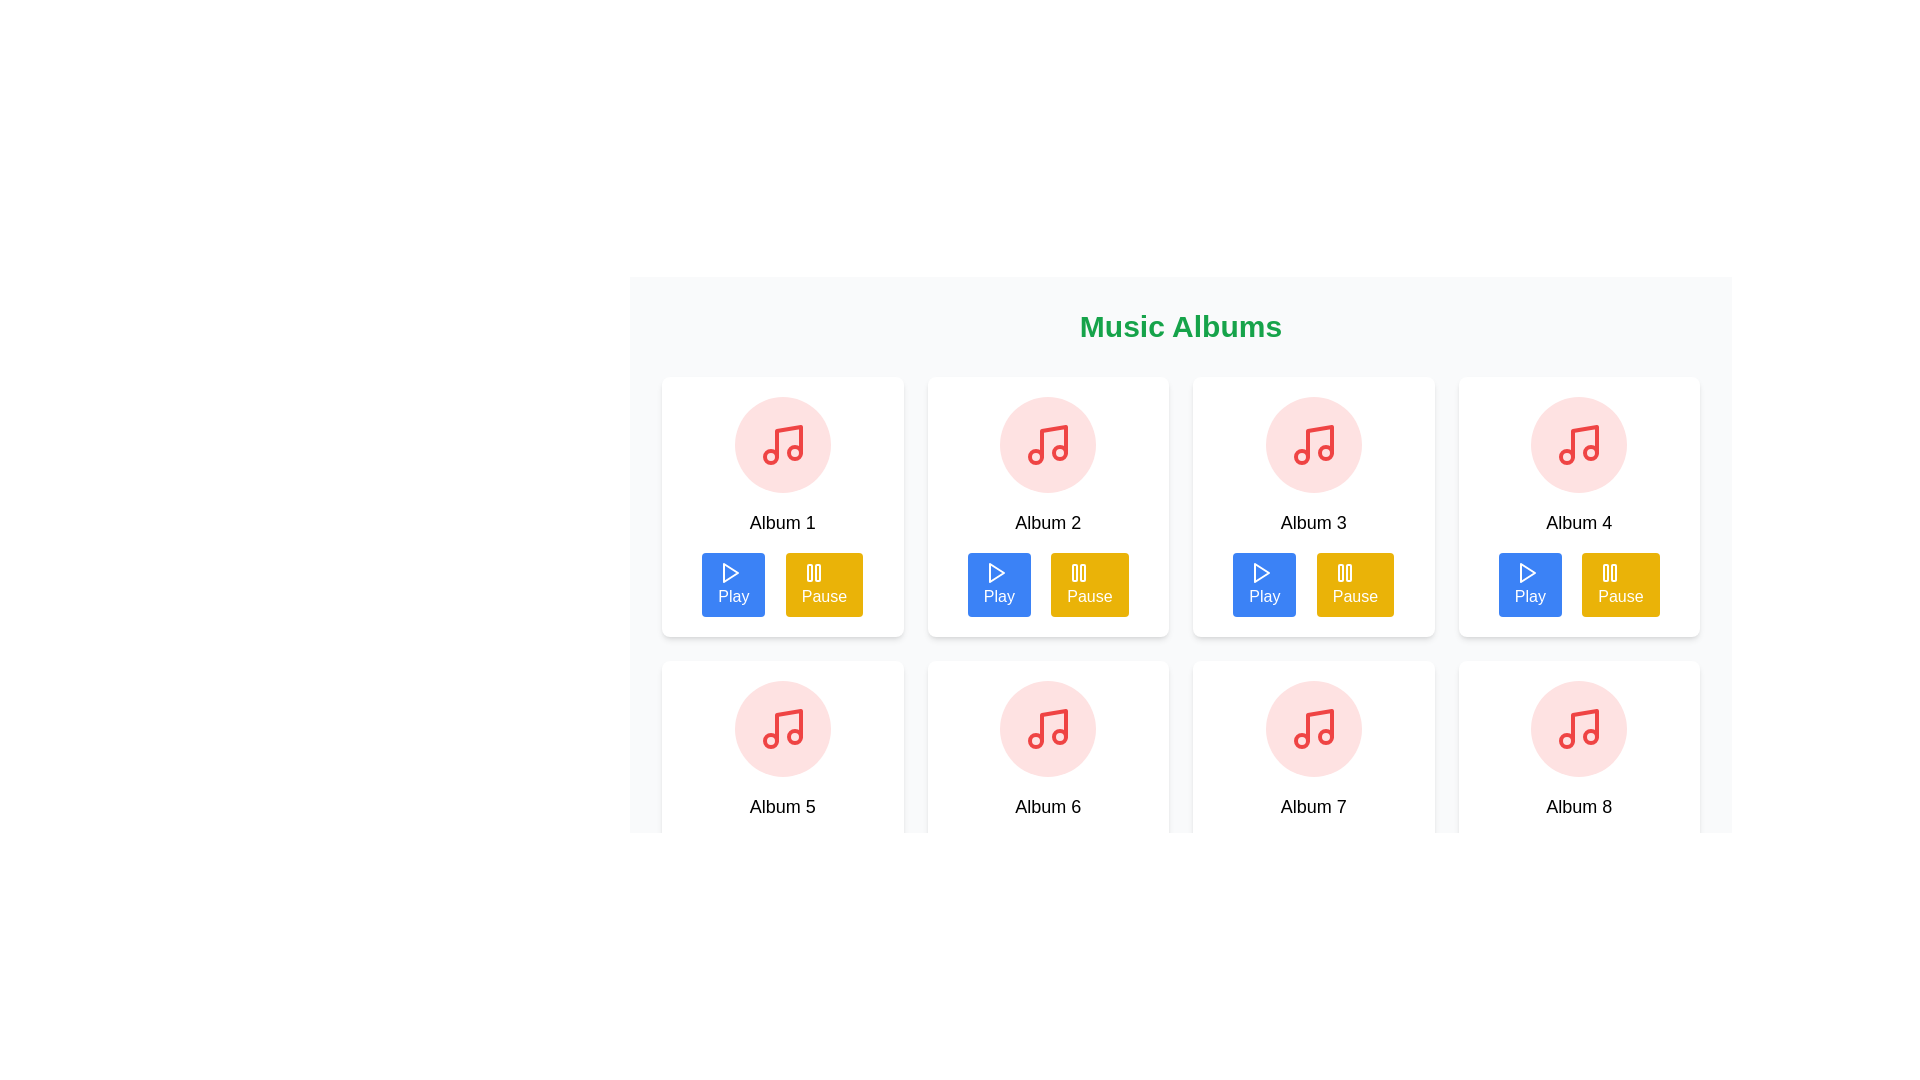 The height and width of the screenshot is (1080, 1920). I want to click on the 'Pause' button in the playback control group located within the 'Album 4' content card, so click(1578, 585).